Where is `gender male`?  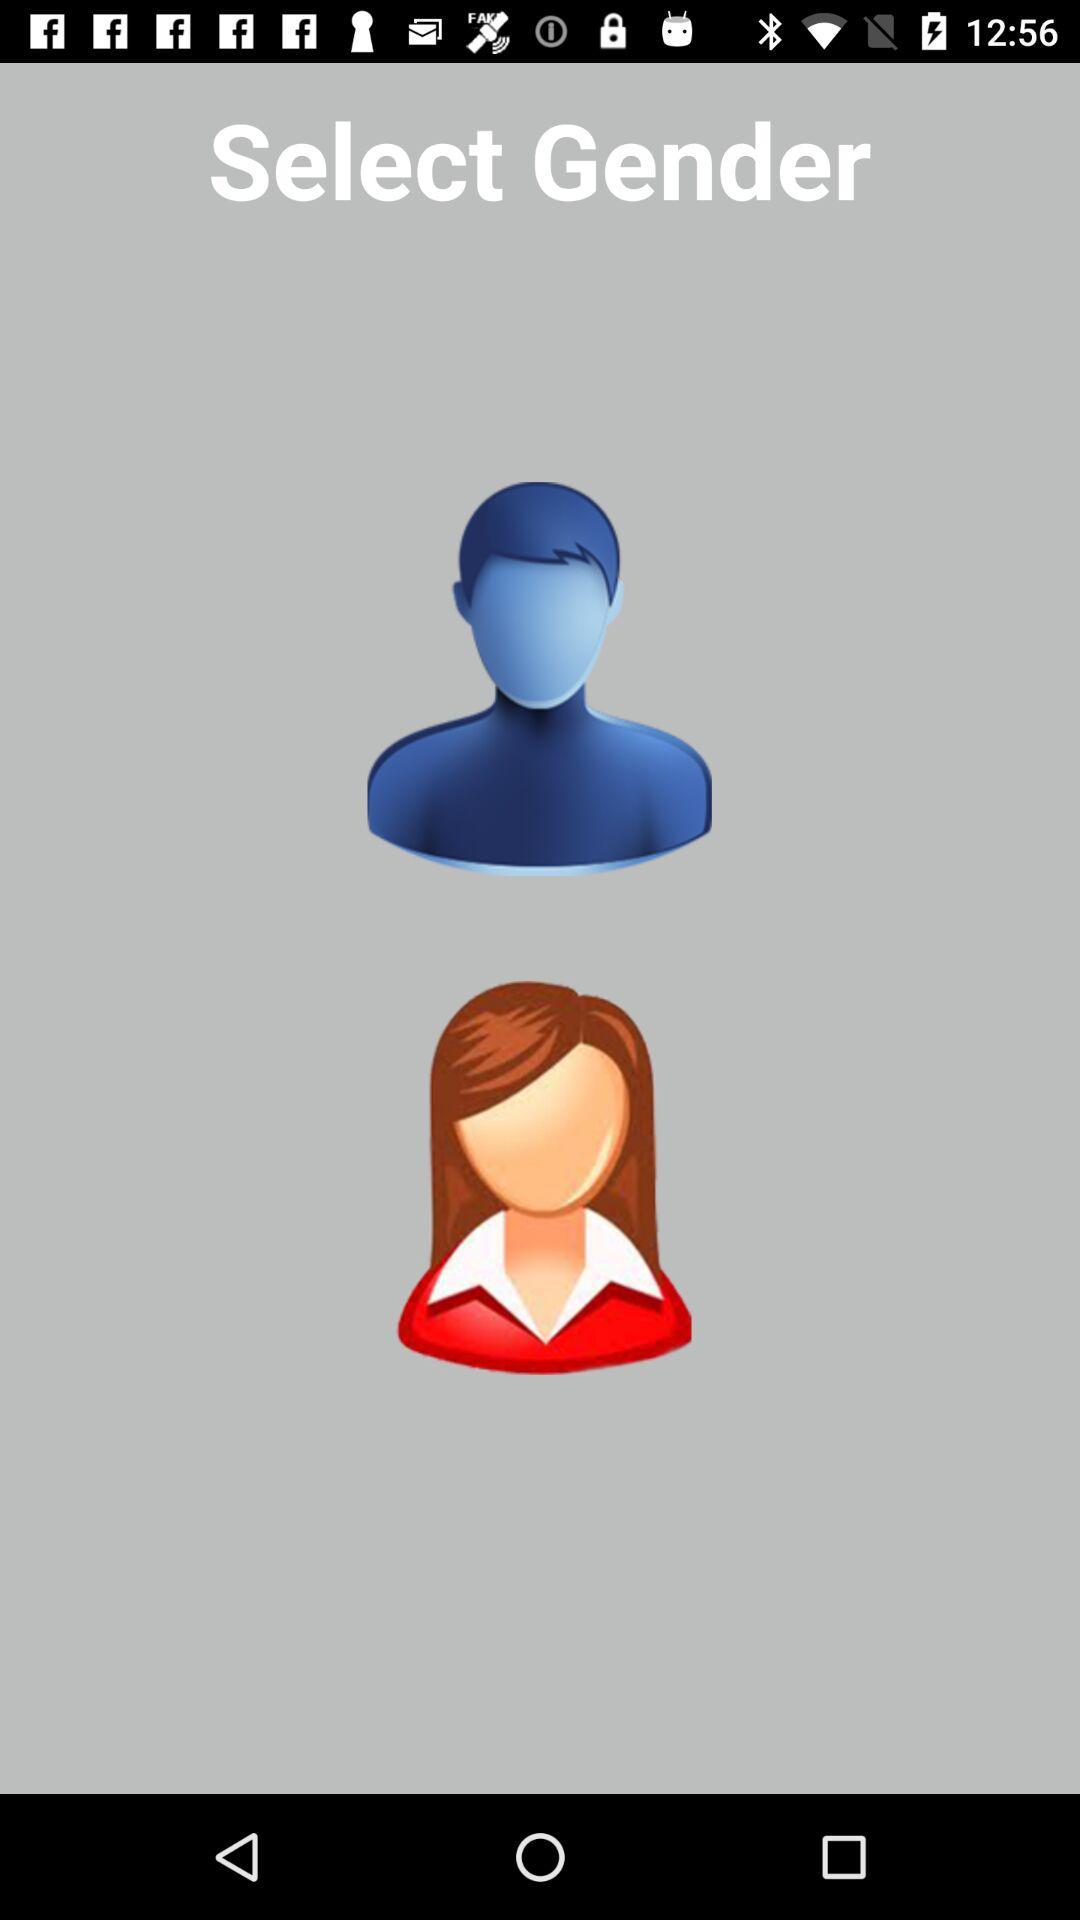 gender male is located at coordinates (538, 679).